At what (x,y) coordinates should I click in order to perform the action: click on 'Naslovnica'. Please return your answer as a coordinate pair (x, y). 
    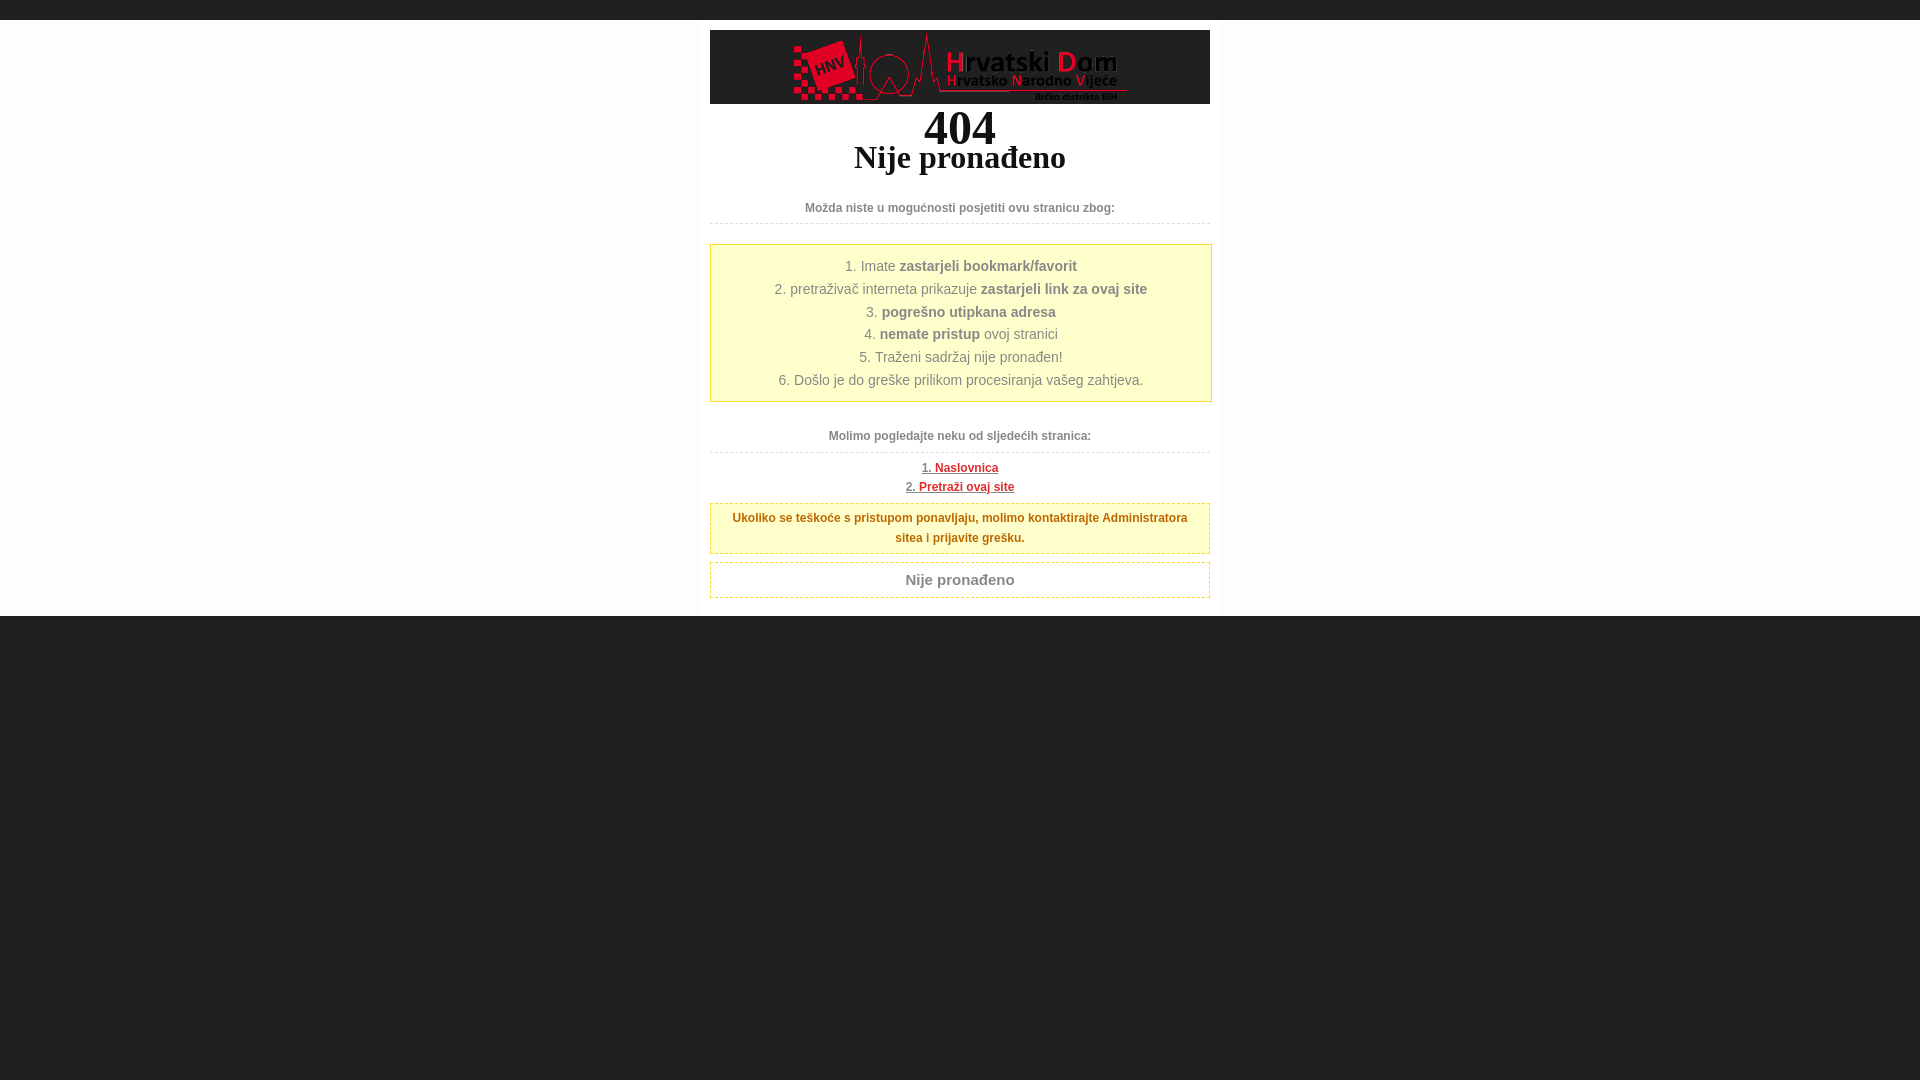
    Looking at the image, I should click on (966, 467).